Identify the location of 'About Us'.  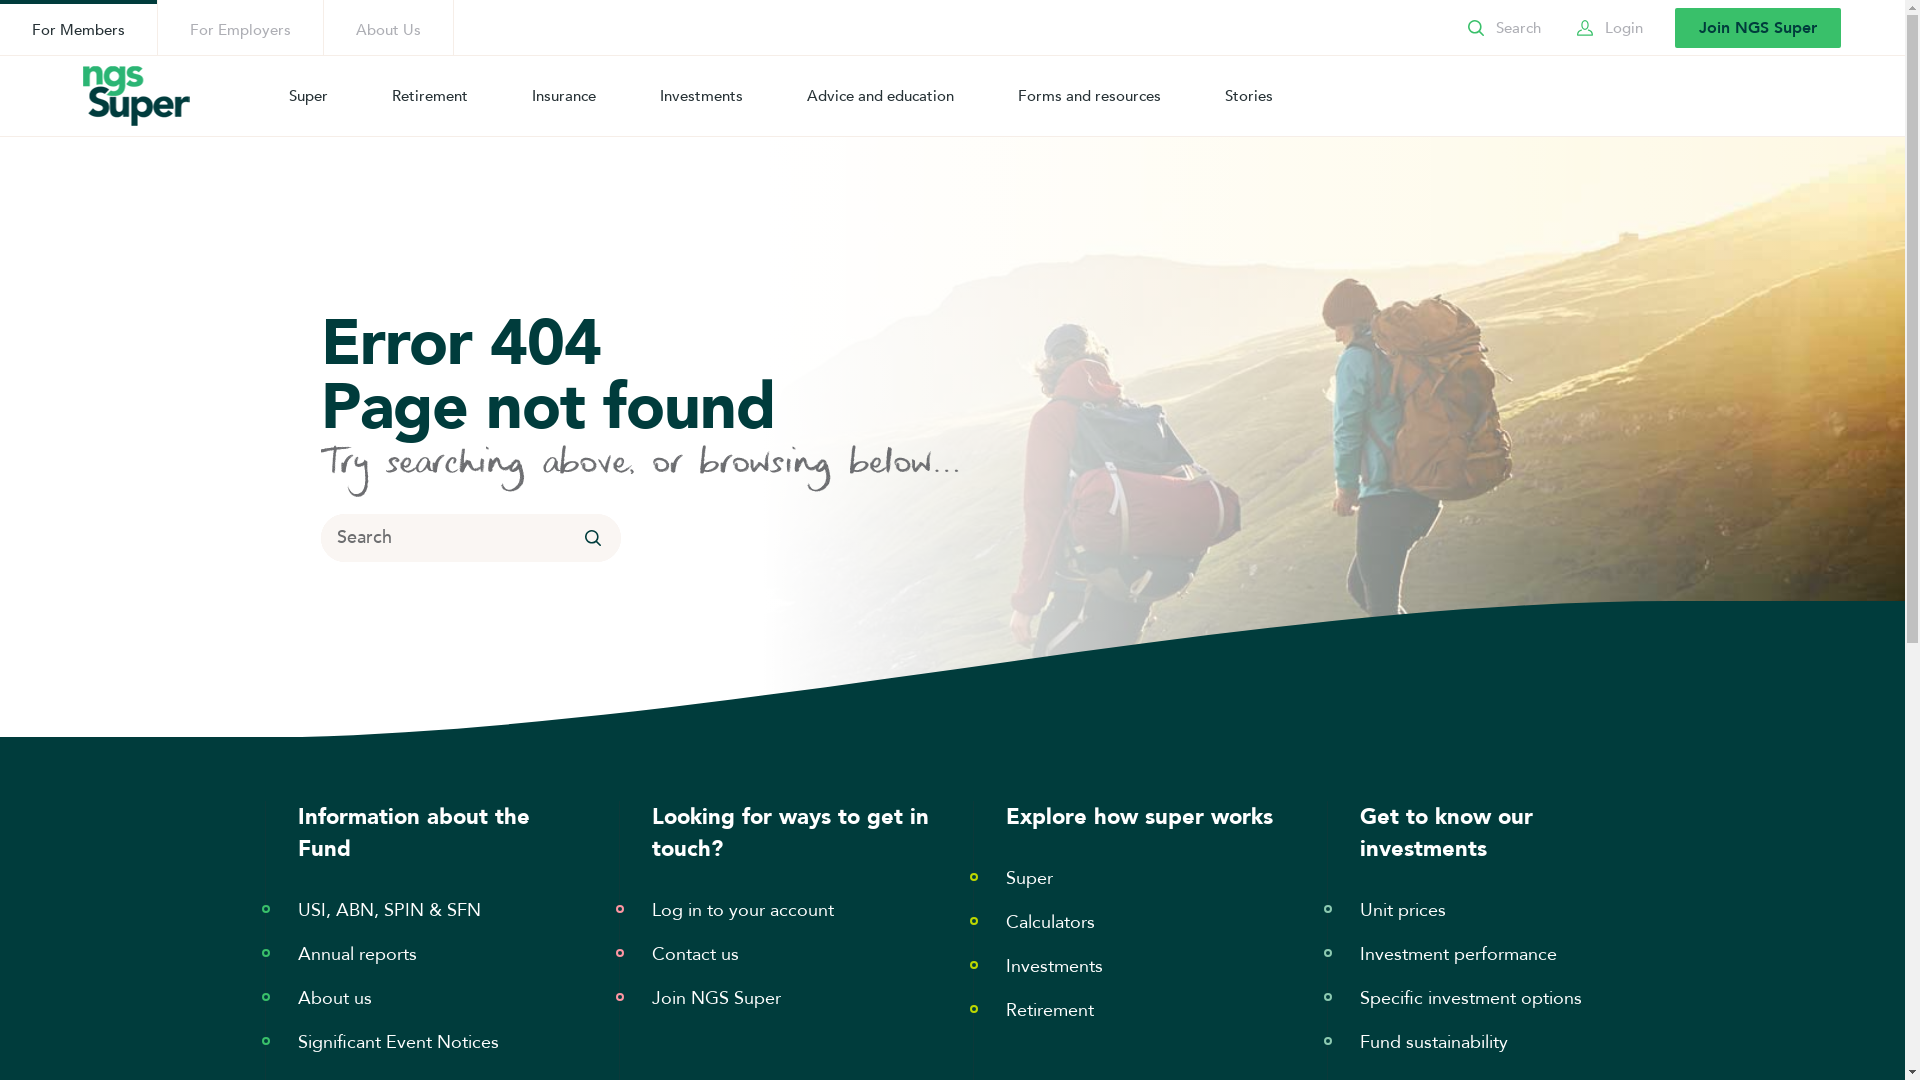
(324, 27).